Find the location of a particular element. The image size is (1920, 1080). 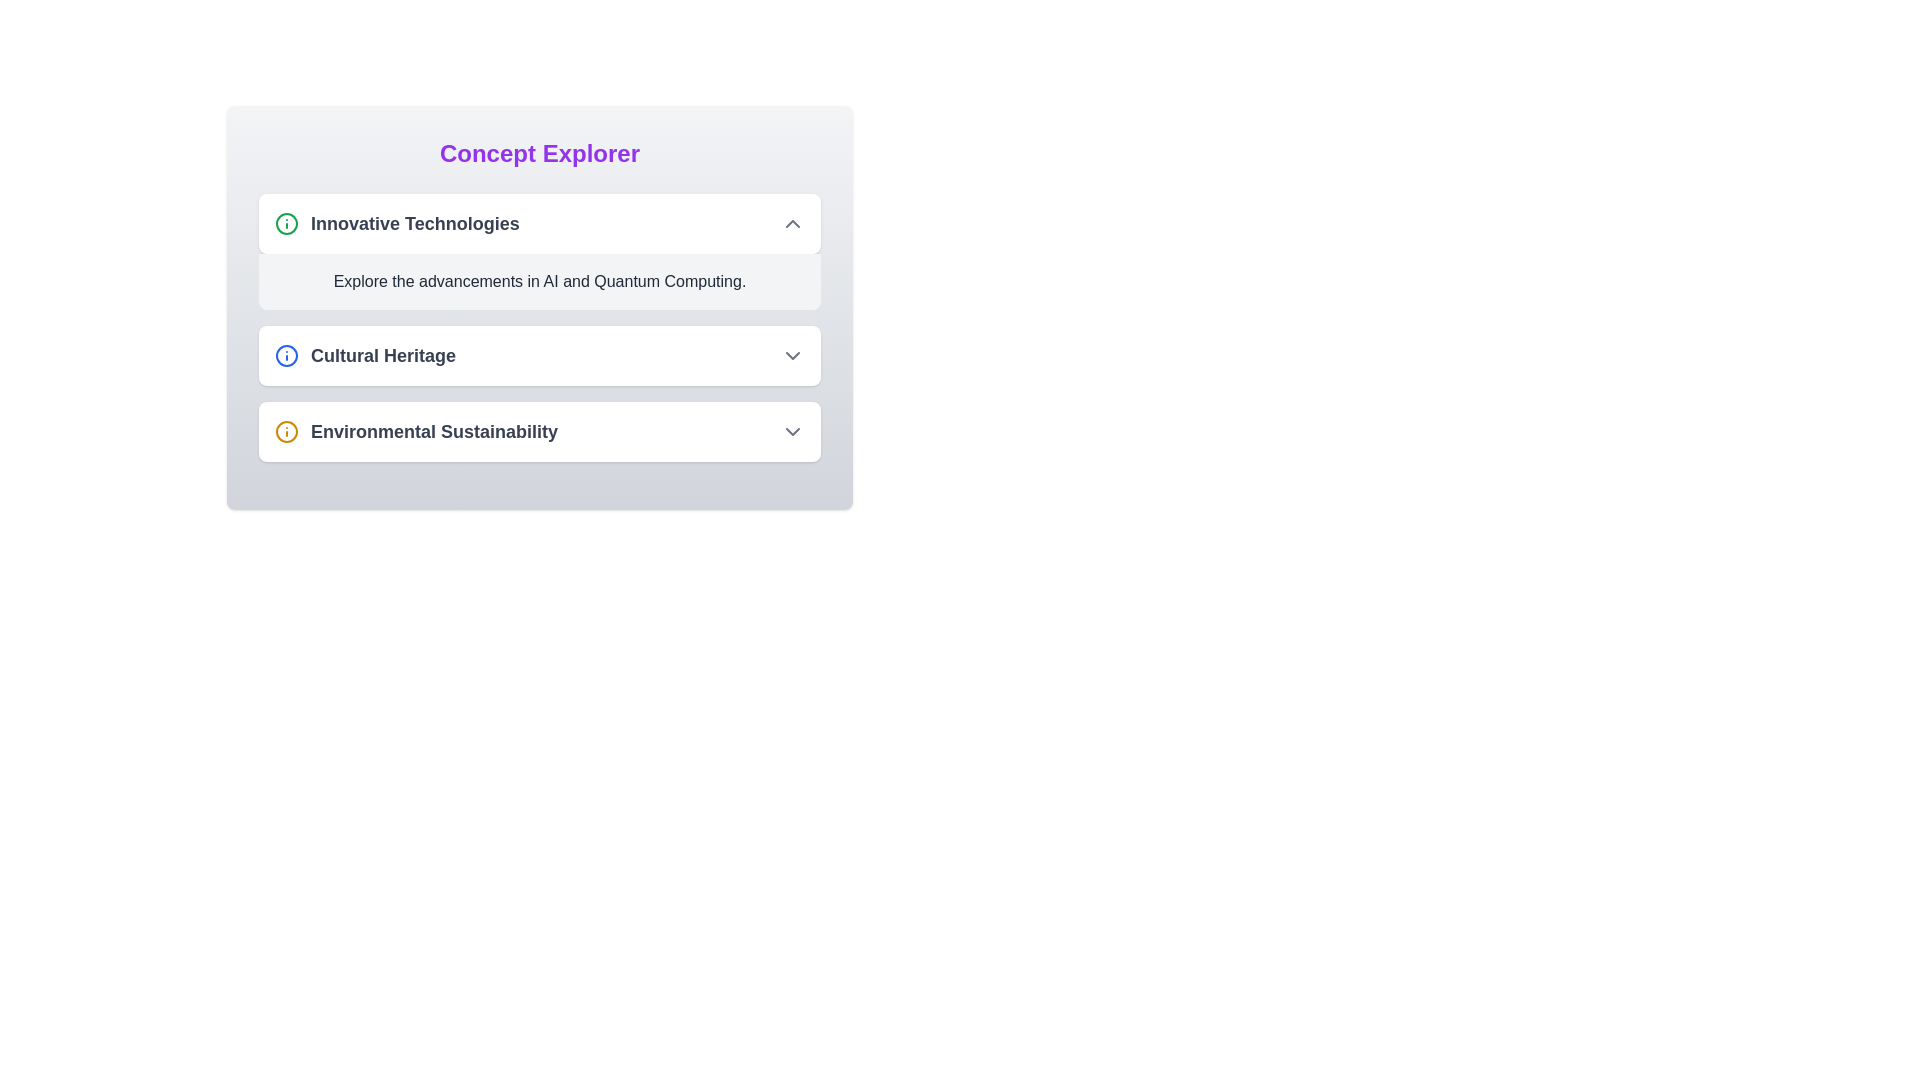

the Chevron Down icon located at the far right end of the 'Cultural Heritage' section is located at coordinates (791, 354).